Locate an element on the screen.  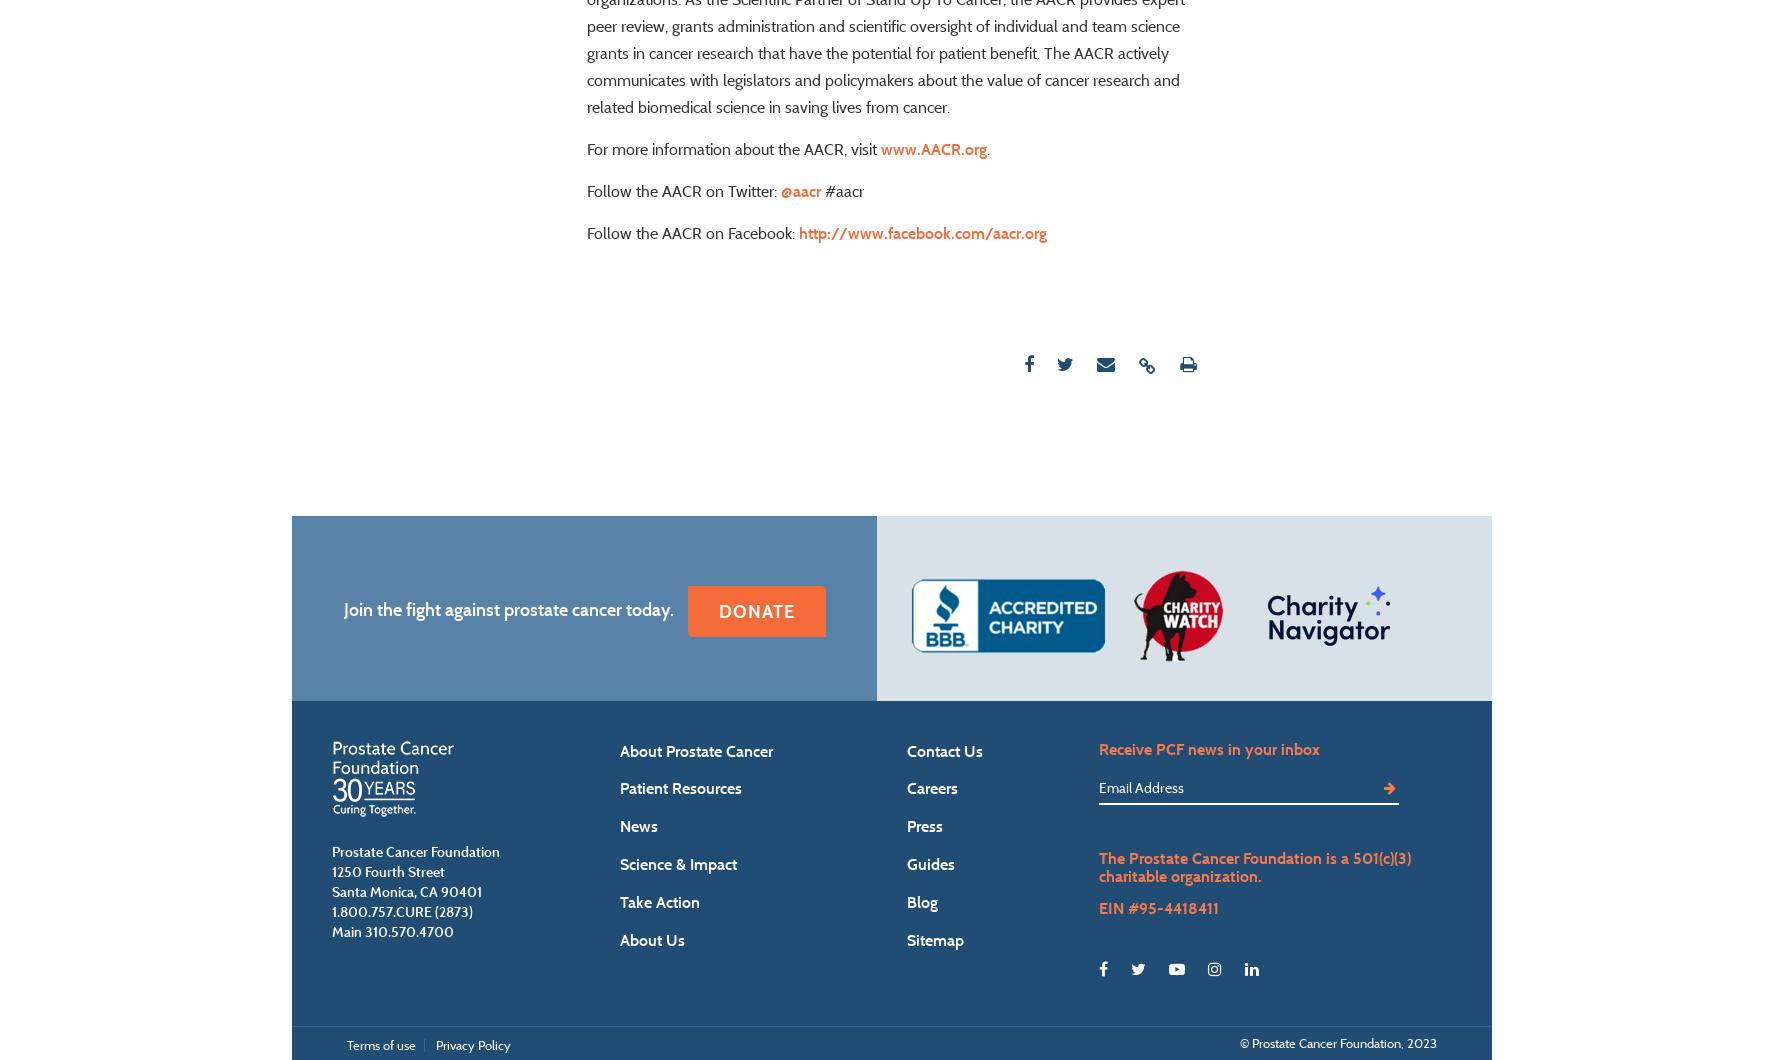
'1.800.757.CURE (2873)' is located at coordinates (401, 967).